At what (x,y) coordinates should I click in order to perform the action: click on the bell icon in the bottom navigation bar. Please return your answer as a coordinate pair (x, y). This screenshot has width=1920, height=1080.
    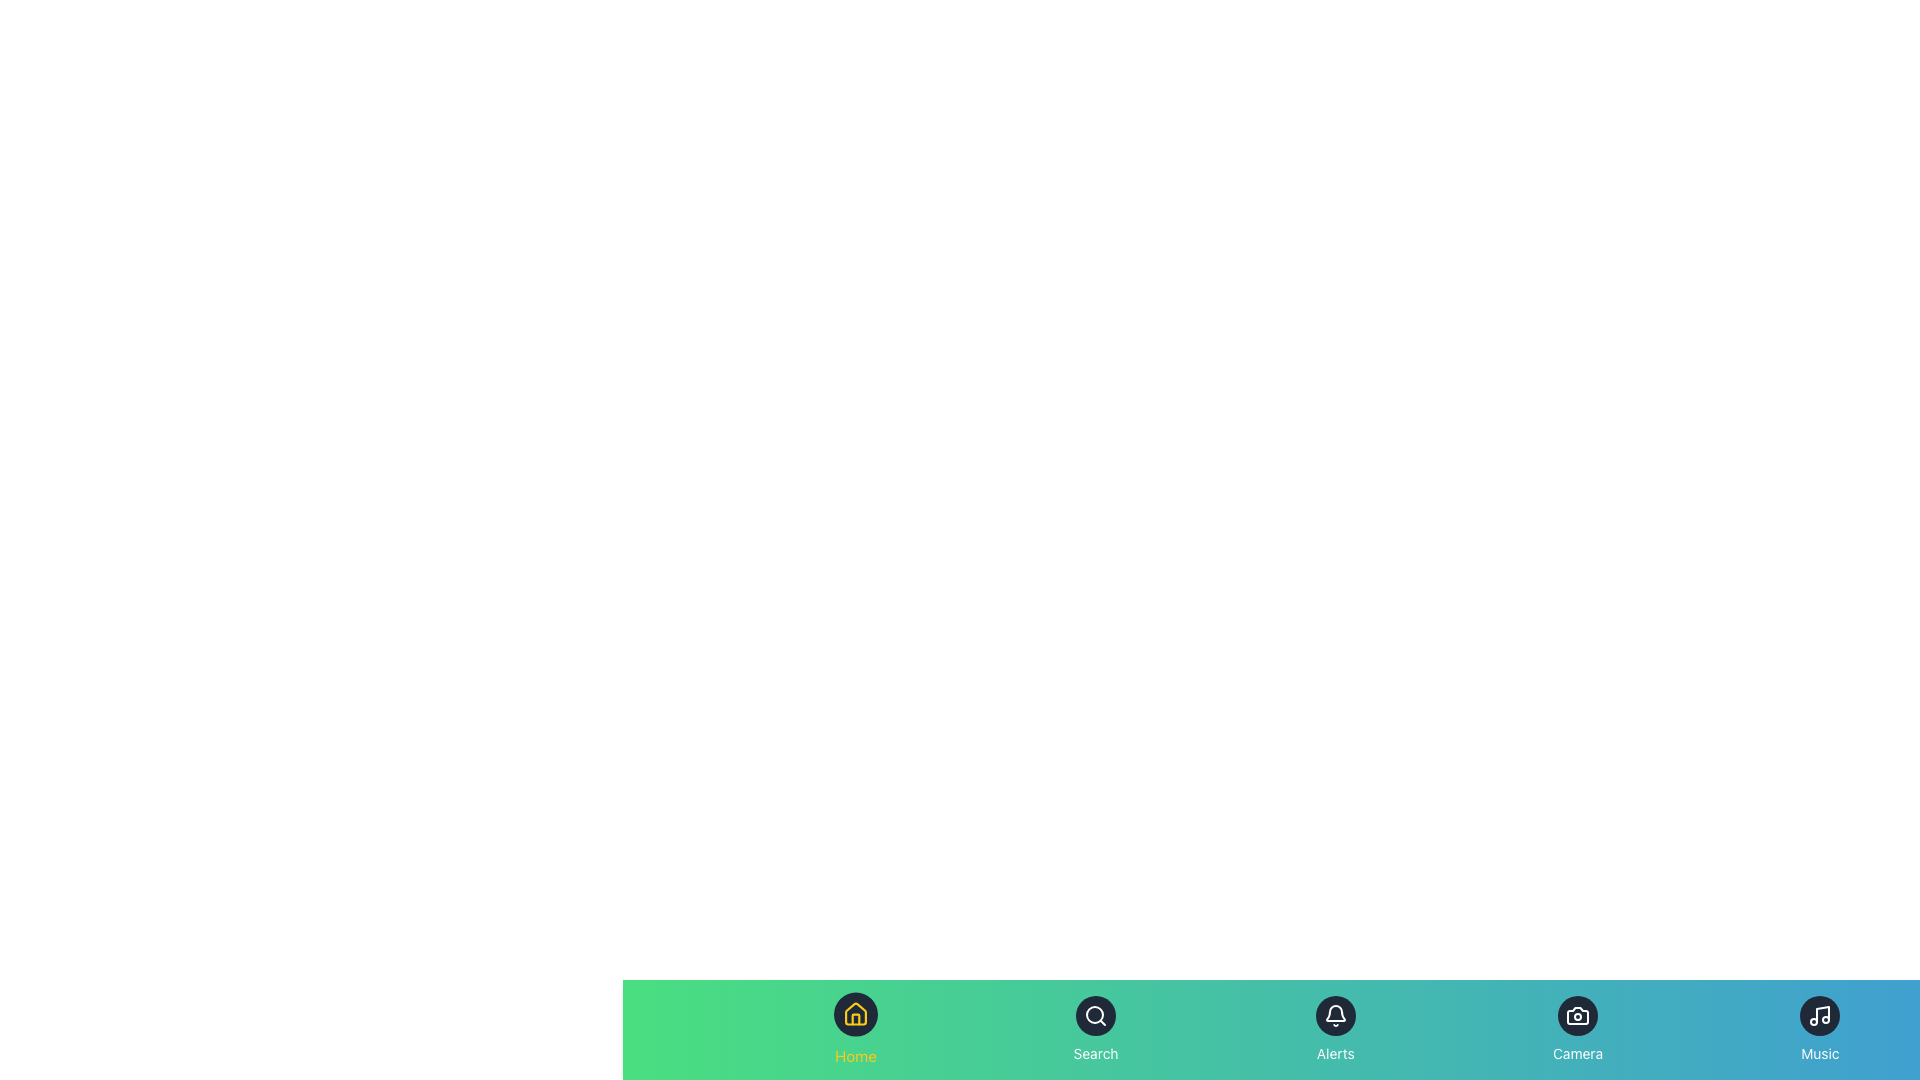
    Looking at the image, I should click on (1335, 1015).